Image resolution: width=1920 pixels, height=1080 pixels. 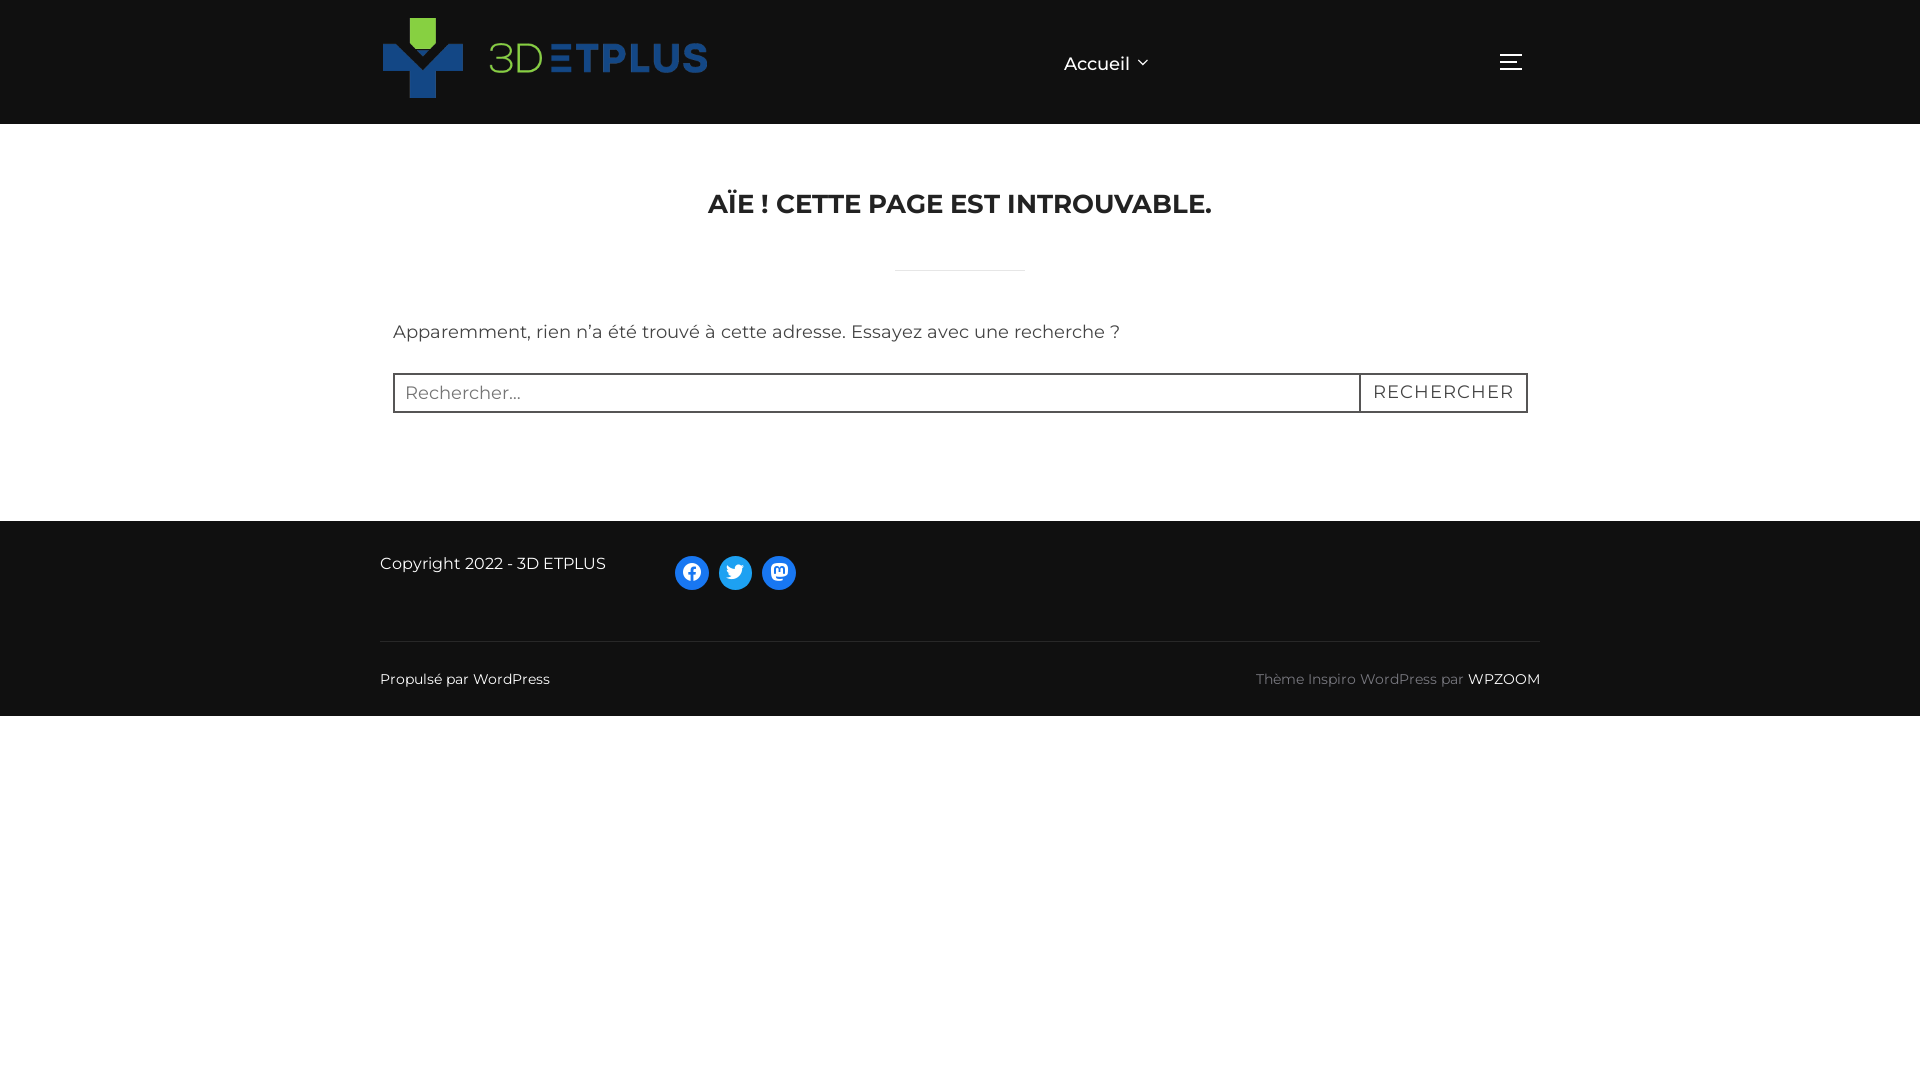 I want to click on 'Accueil', so click(x=1063, y=60).